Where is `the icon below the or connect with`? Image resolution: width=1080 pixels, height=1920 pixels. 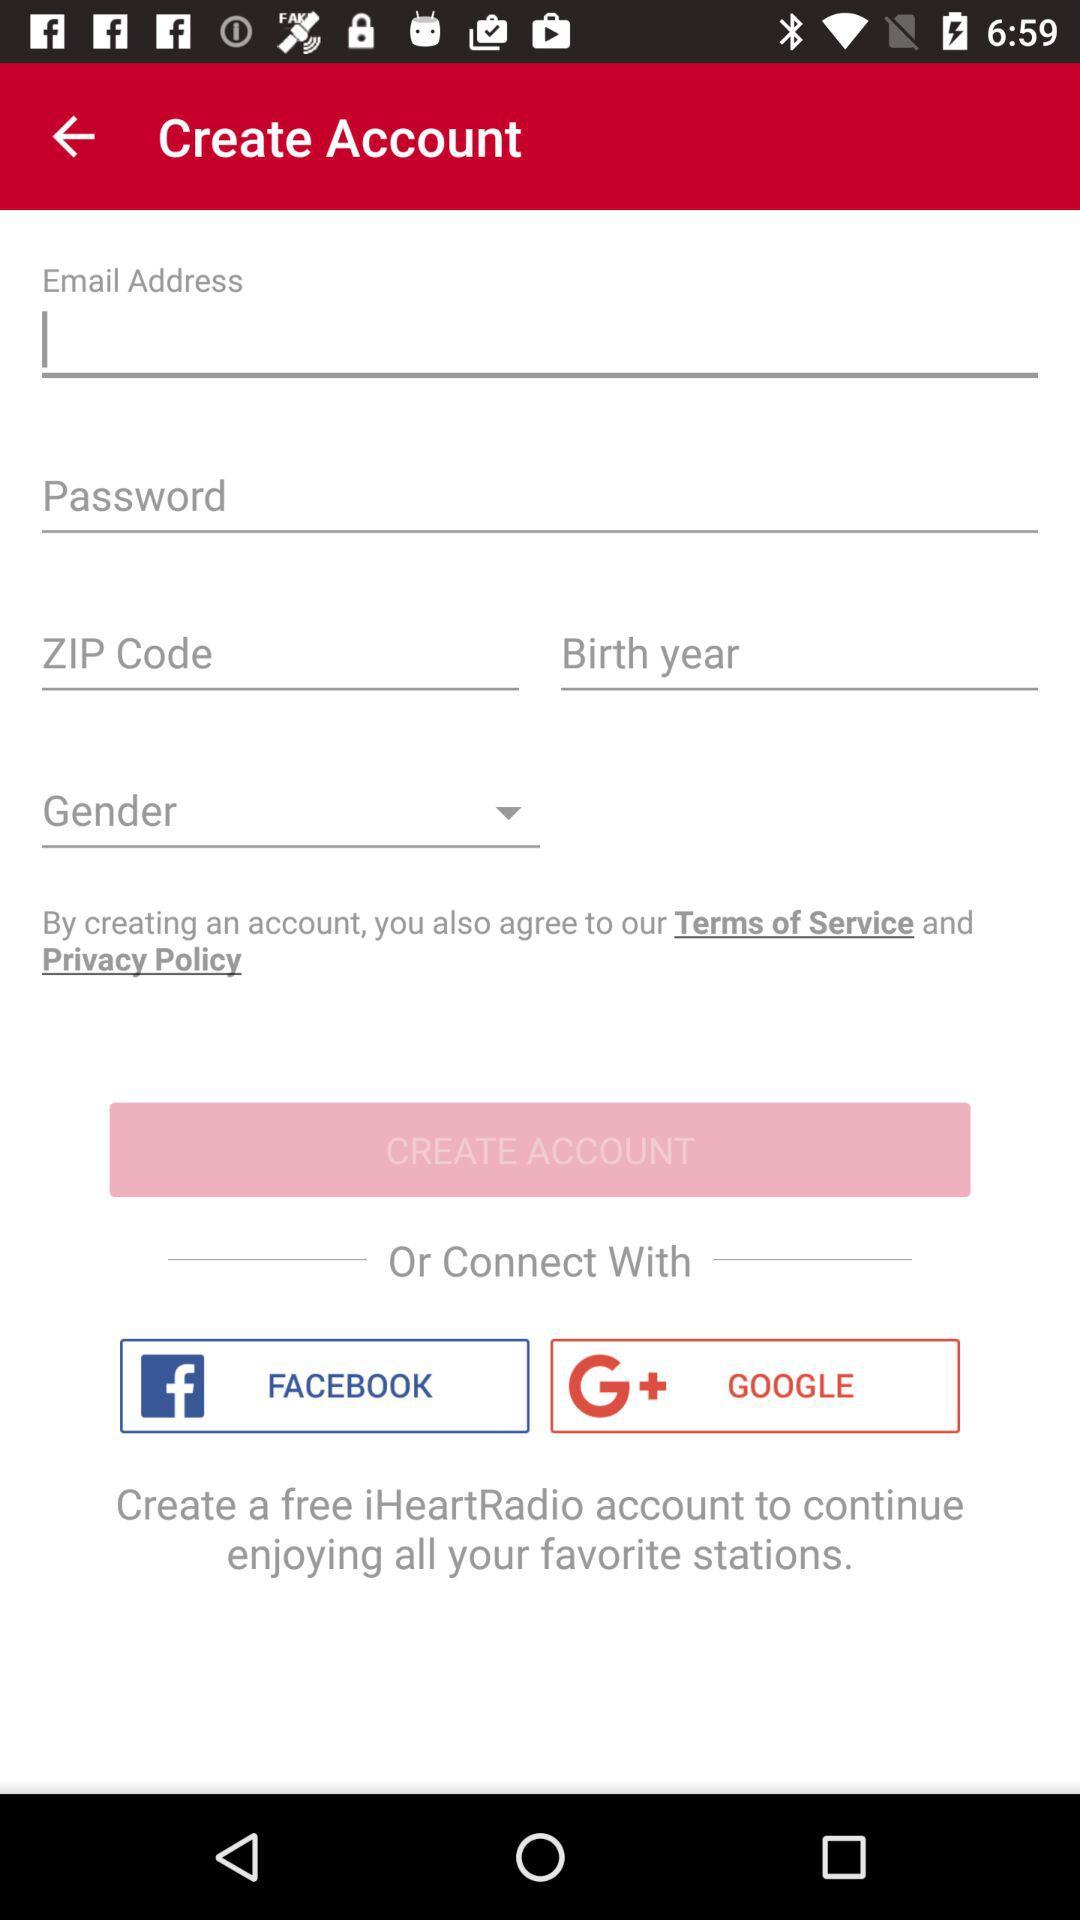 the icon below the or connect with is located at coordinates (323, 1385).